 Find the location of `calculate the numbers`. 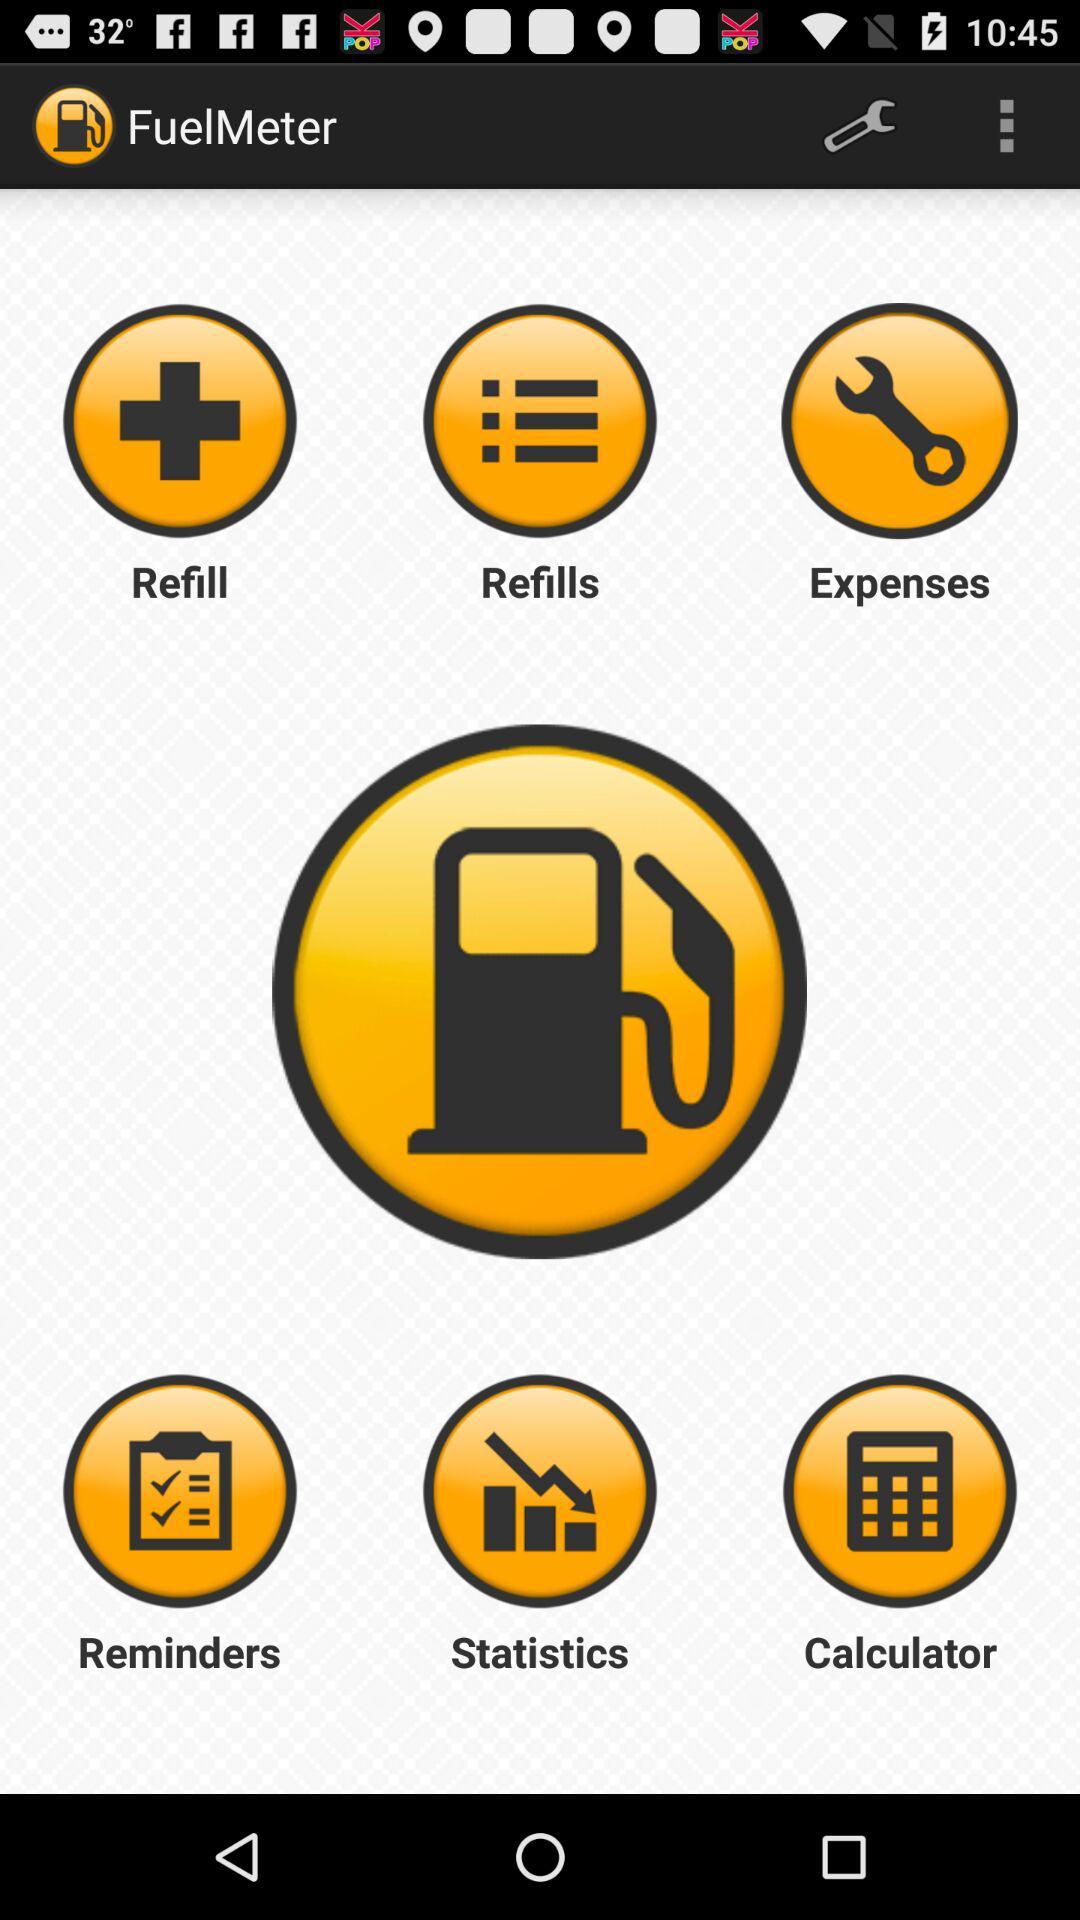

calculate the numbers is located at coordinates (898, 1491).